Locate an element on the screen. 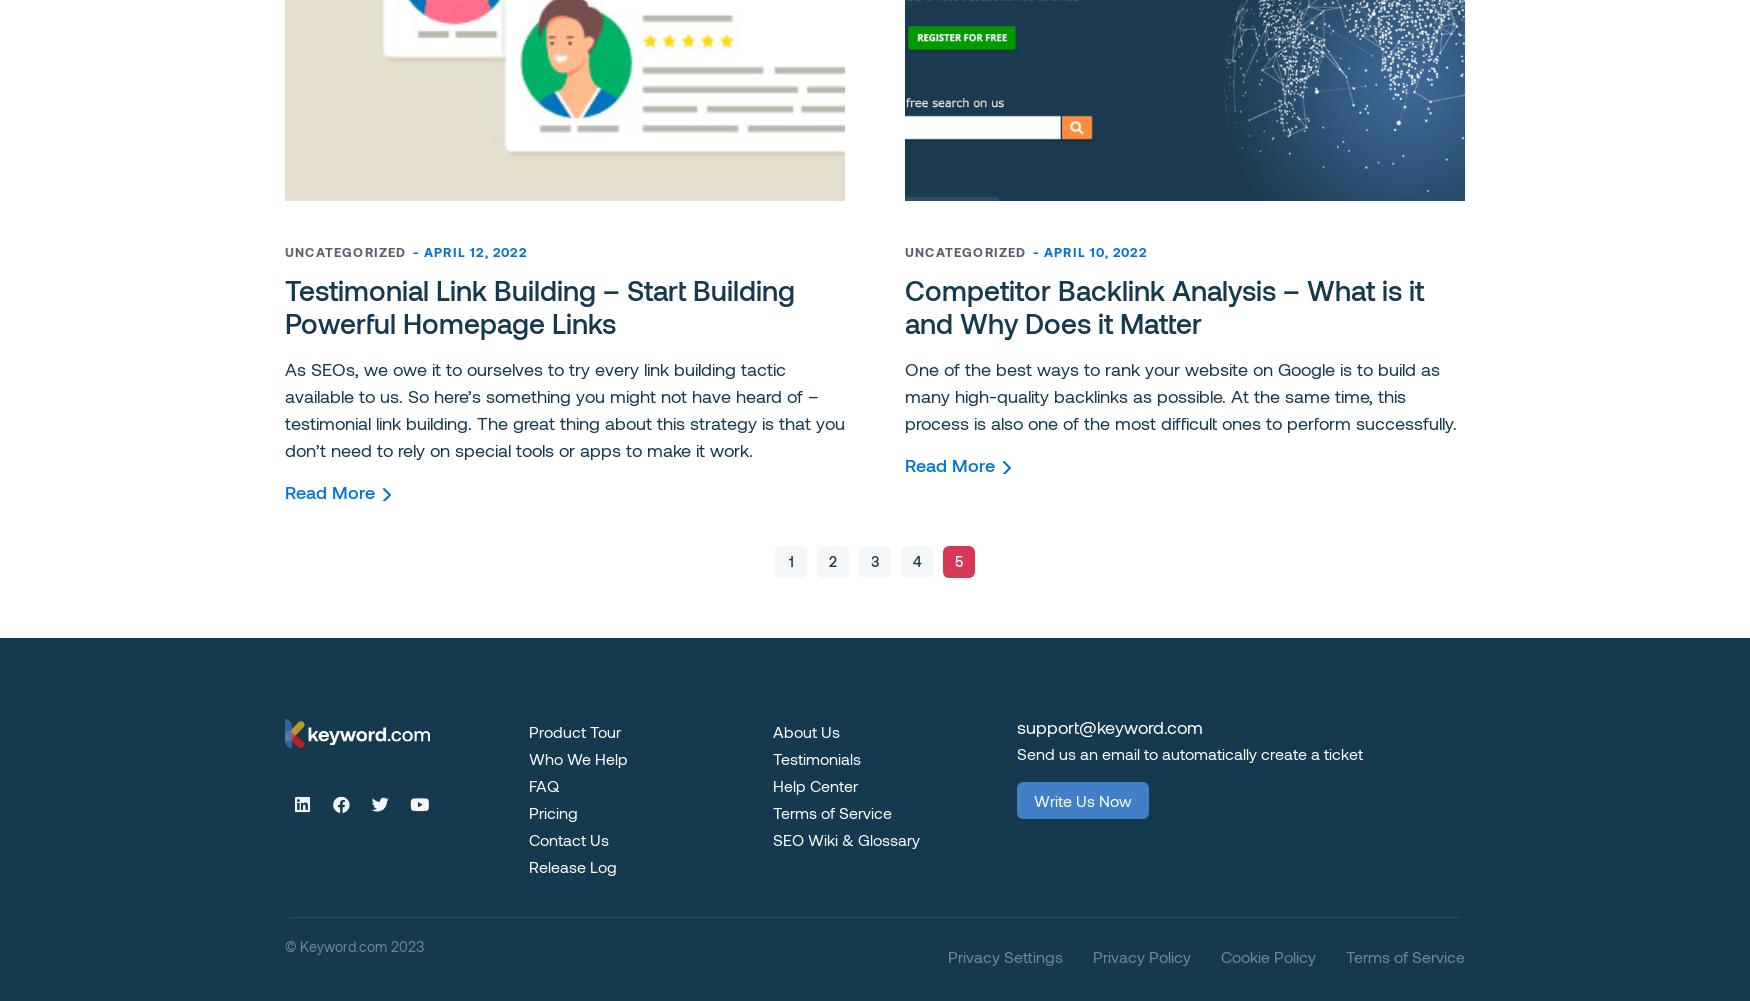 This screenshot has width=1750, height=1001. 'Release Log' is located at coordinates (528, 865).